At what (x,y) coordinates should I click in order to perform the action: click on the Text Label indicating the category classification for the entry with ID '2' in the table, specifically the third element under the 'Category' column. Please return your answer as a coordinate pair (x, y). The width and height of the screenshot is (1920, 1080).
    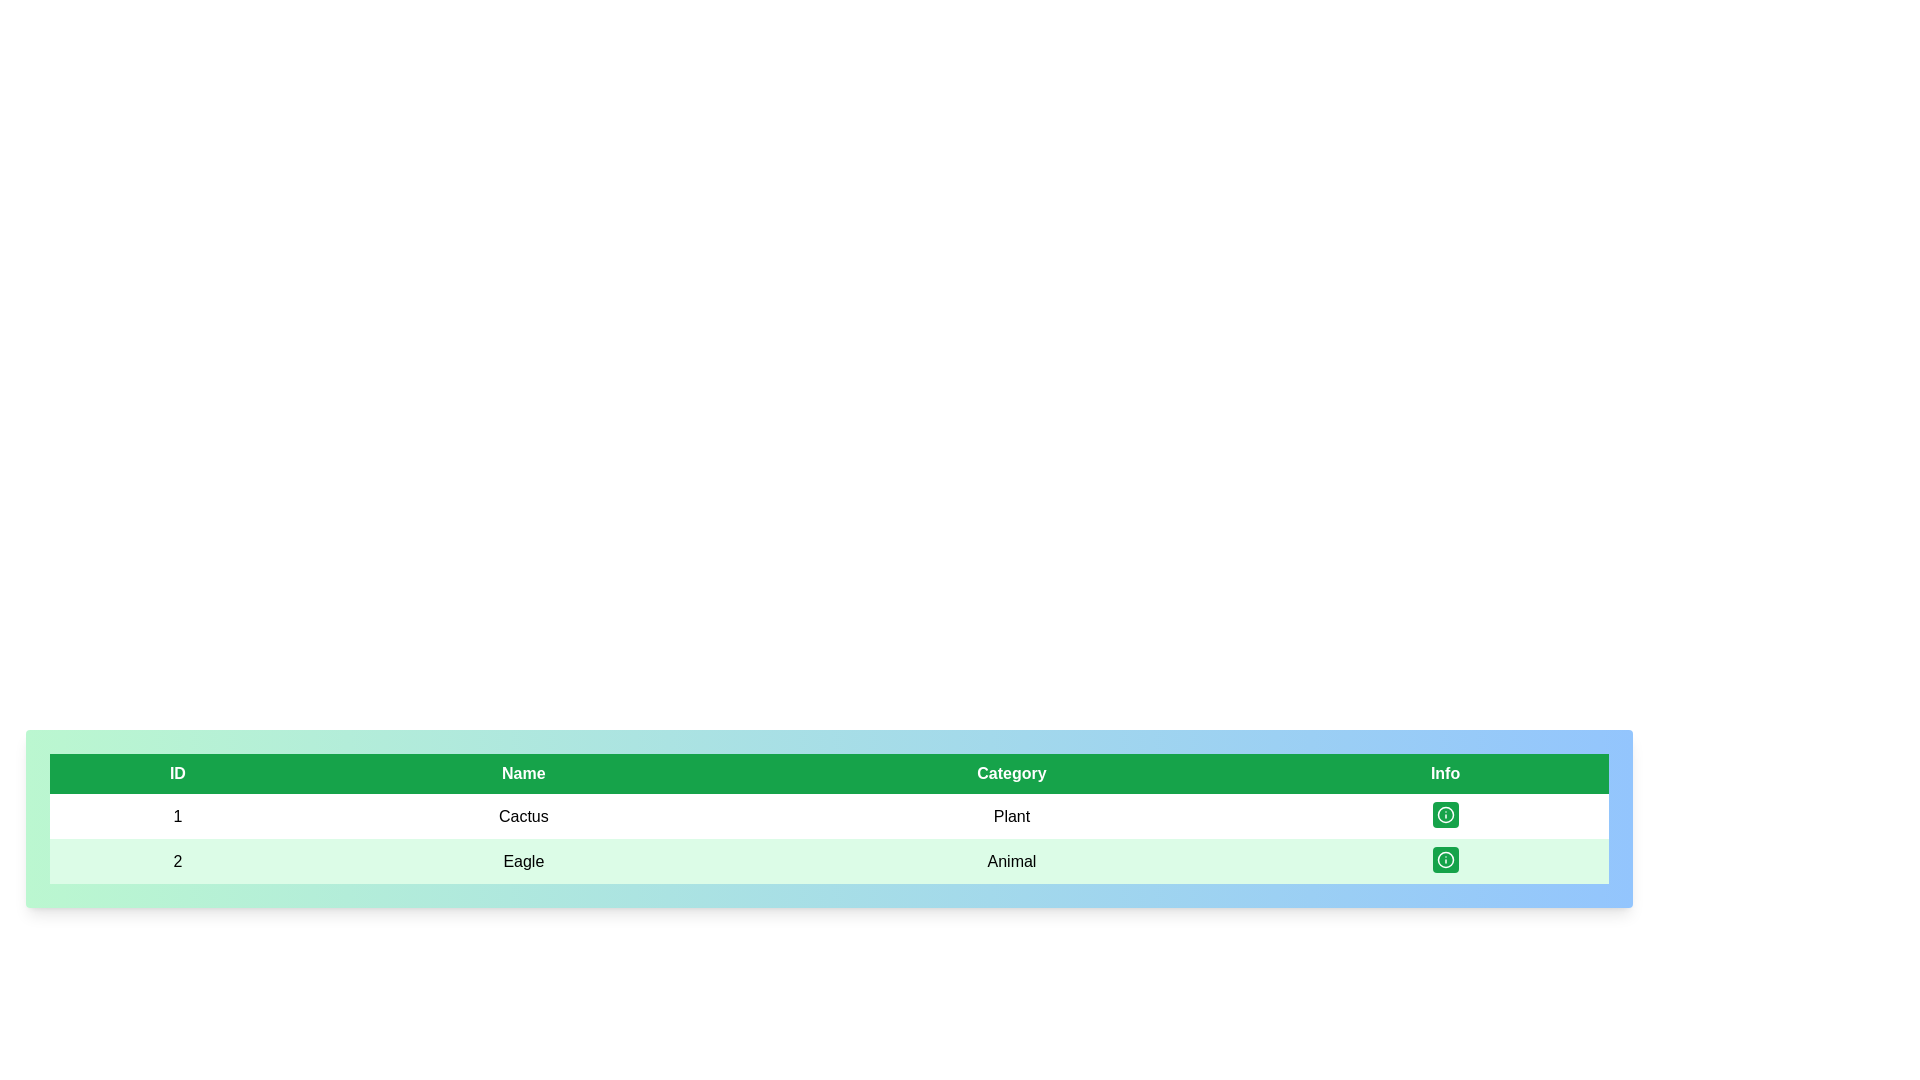
    Looking at the image, I should click on (1012, 860).